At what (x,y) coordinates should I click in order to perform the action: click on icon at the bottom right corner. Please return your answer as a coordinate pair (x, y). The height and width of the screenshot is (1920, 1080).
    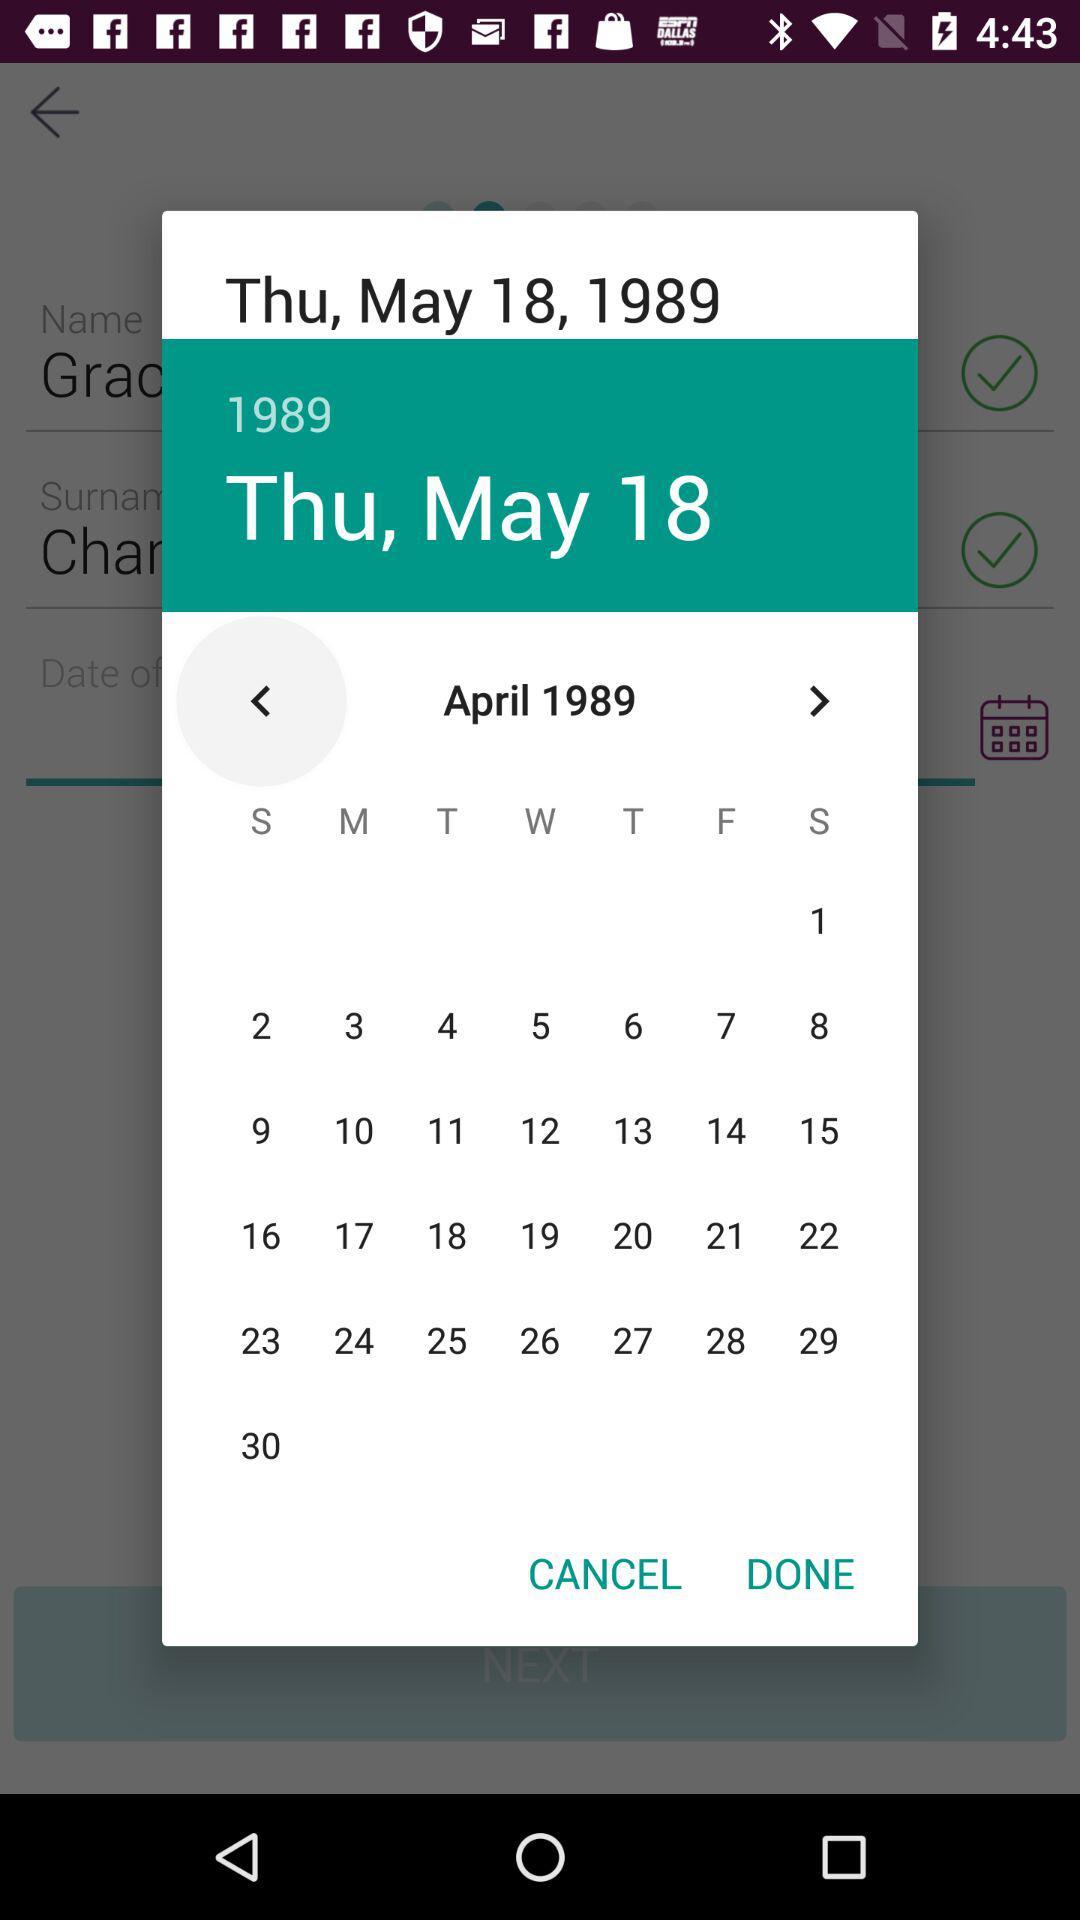
    Looking at the image, I should click on (799, 1571).